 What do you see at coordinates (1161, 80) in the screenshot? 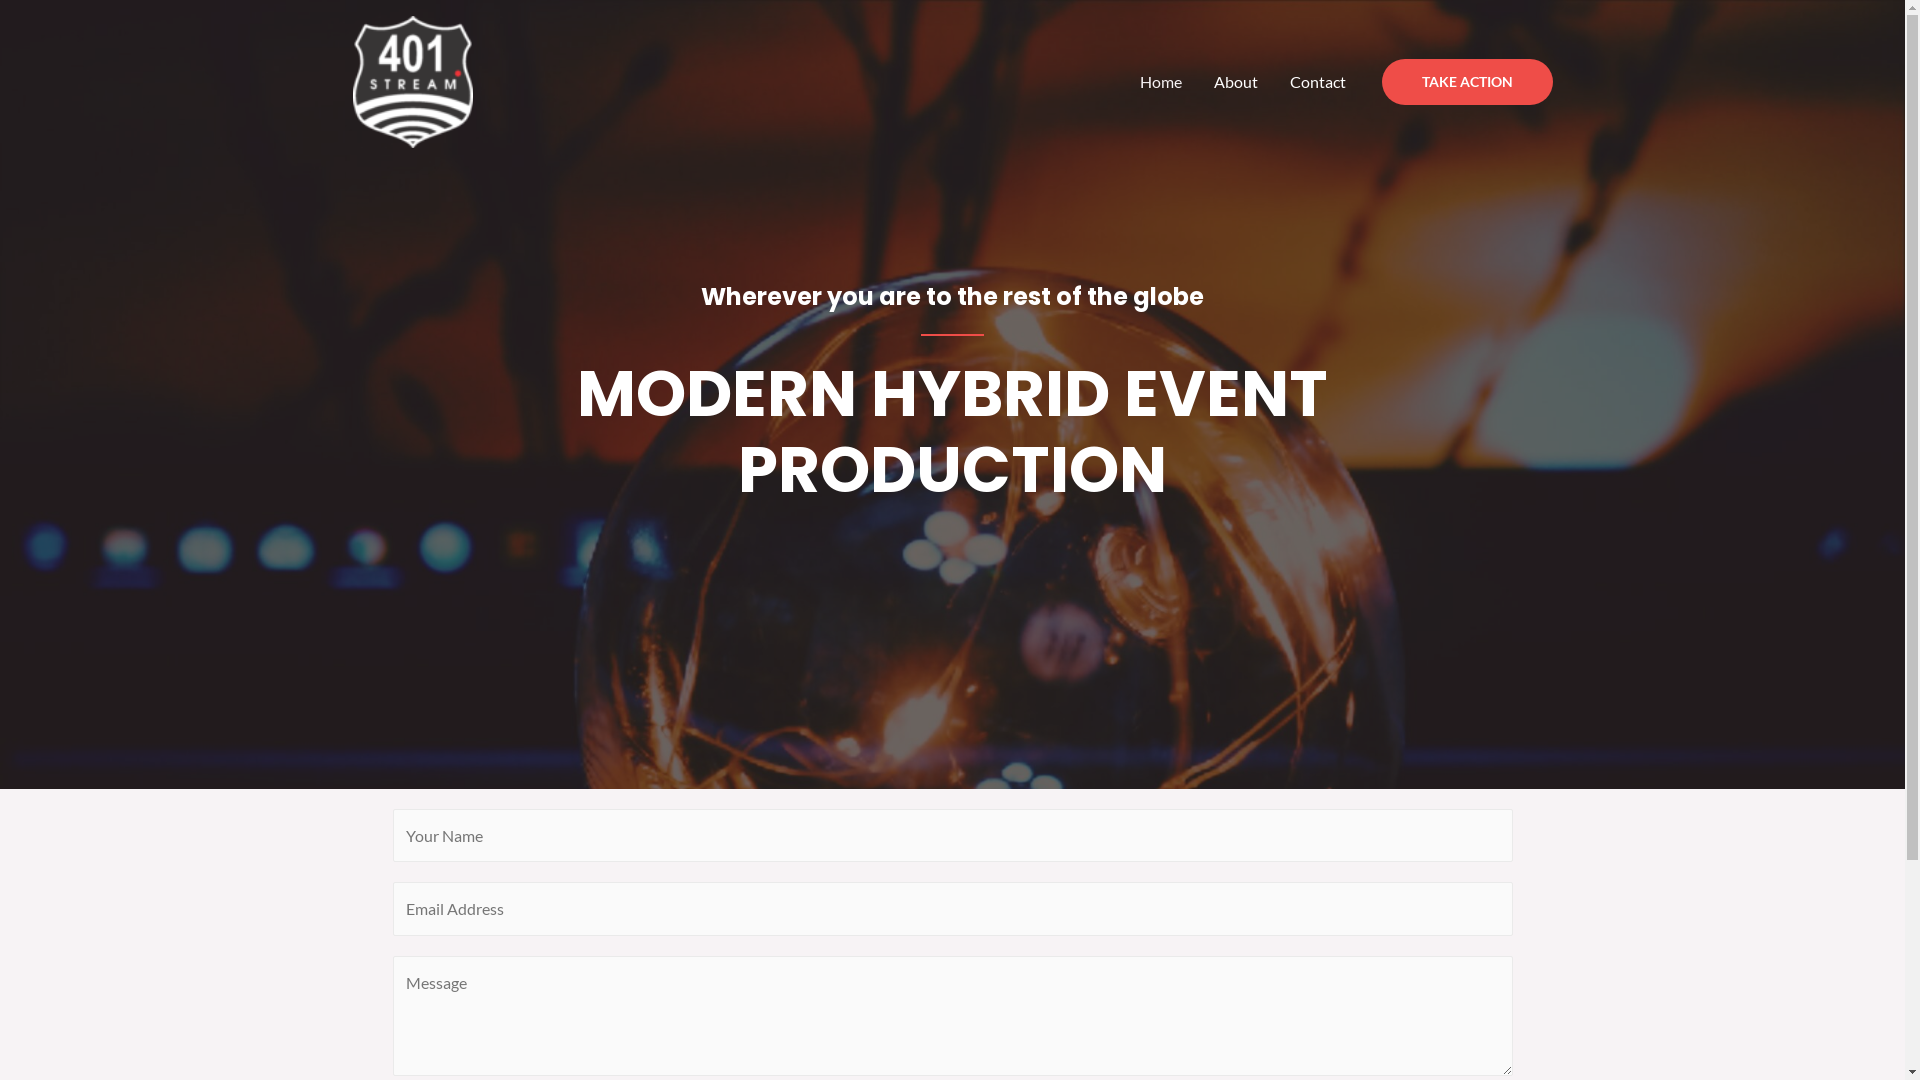
I see `'Home'` at bounding box center [1161, 80].